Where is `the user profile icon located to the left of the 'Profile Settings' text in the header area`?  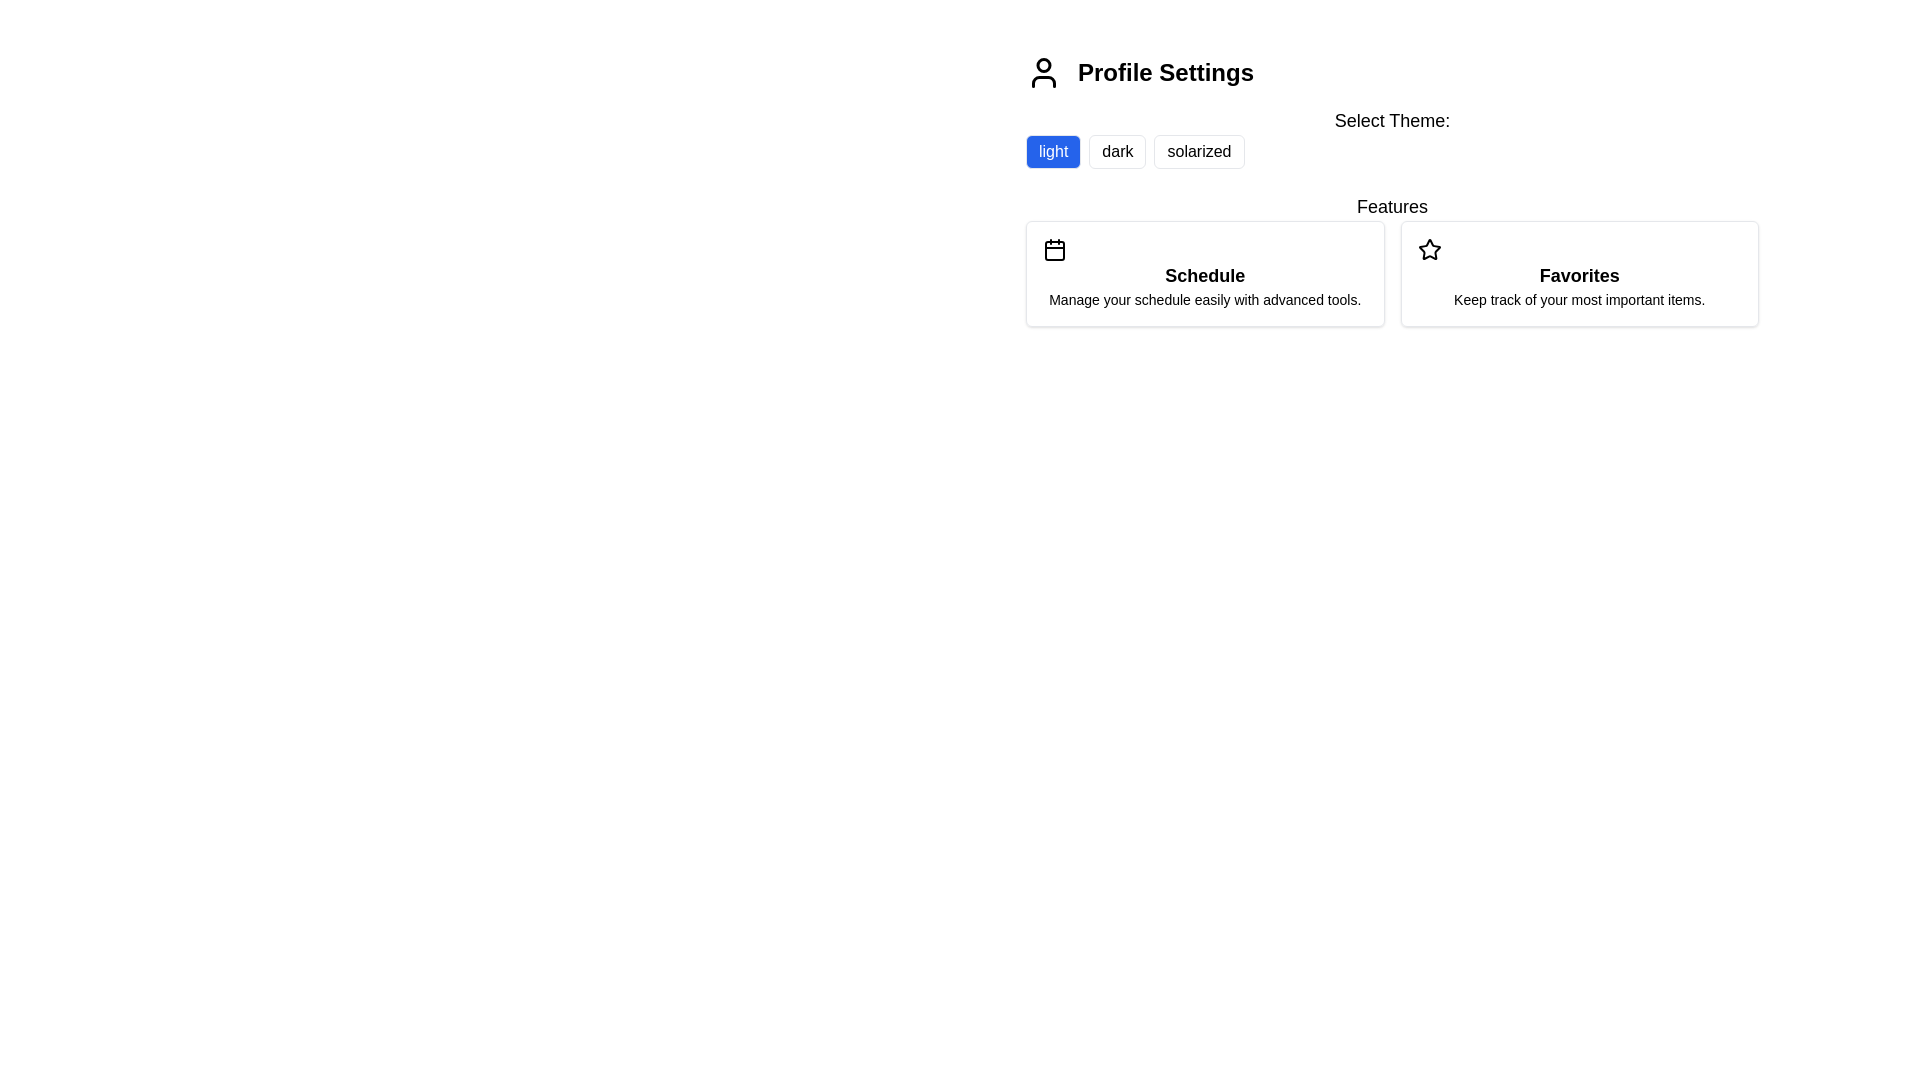
the user profile icon located to the left of the 'Profile Settings' text in the header area is located at coordinates (1042, 72).